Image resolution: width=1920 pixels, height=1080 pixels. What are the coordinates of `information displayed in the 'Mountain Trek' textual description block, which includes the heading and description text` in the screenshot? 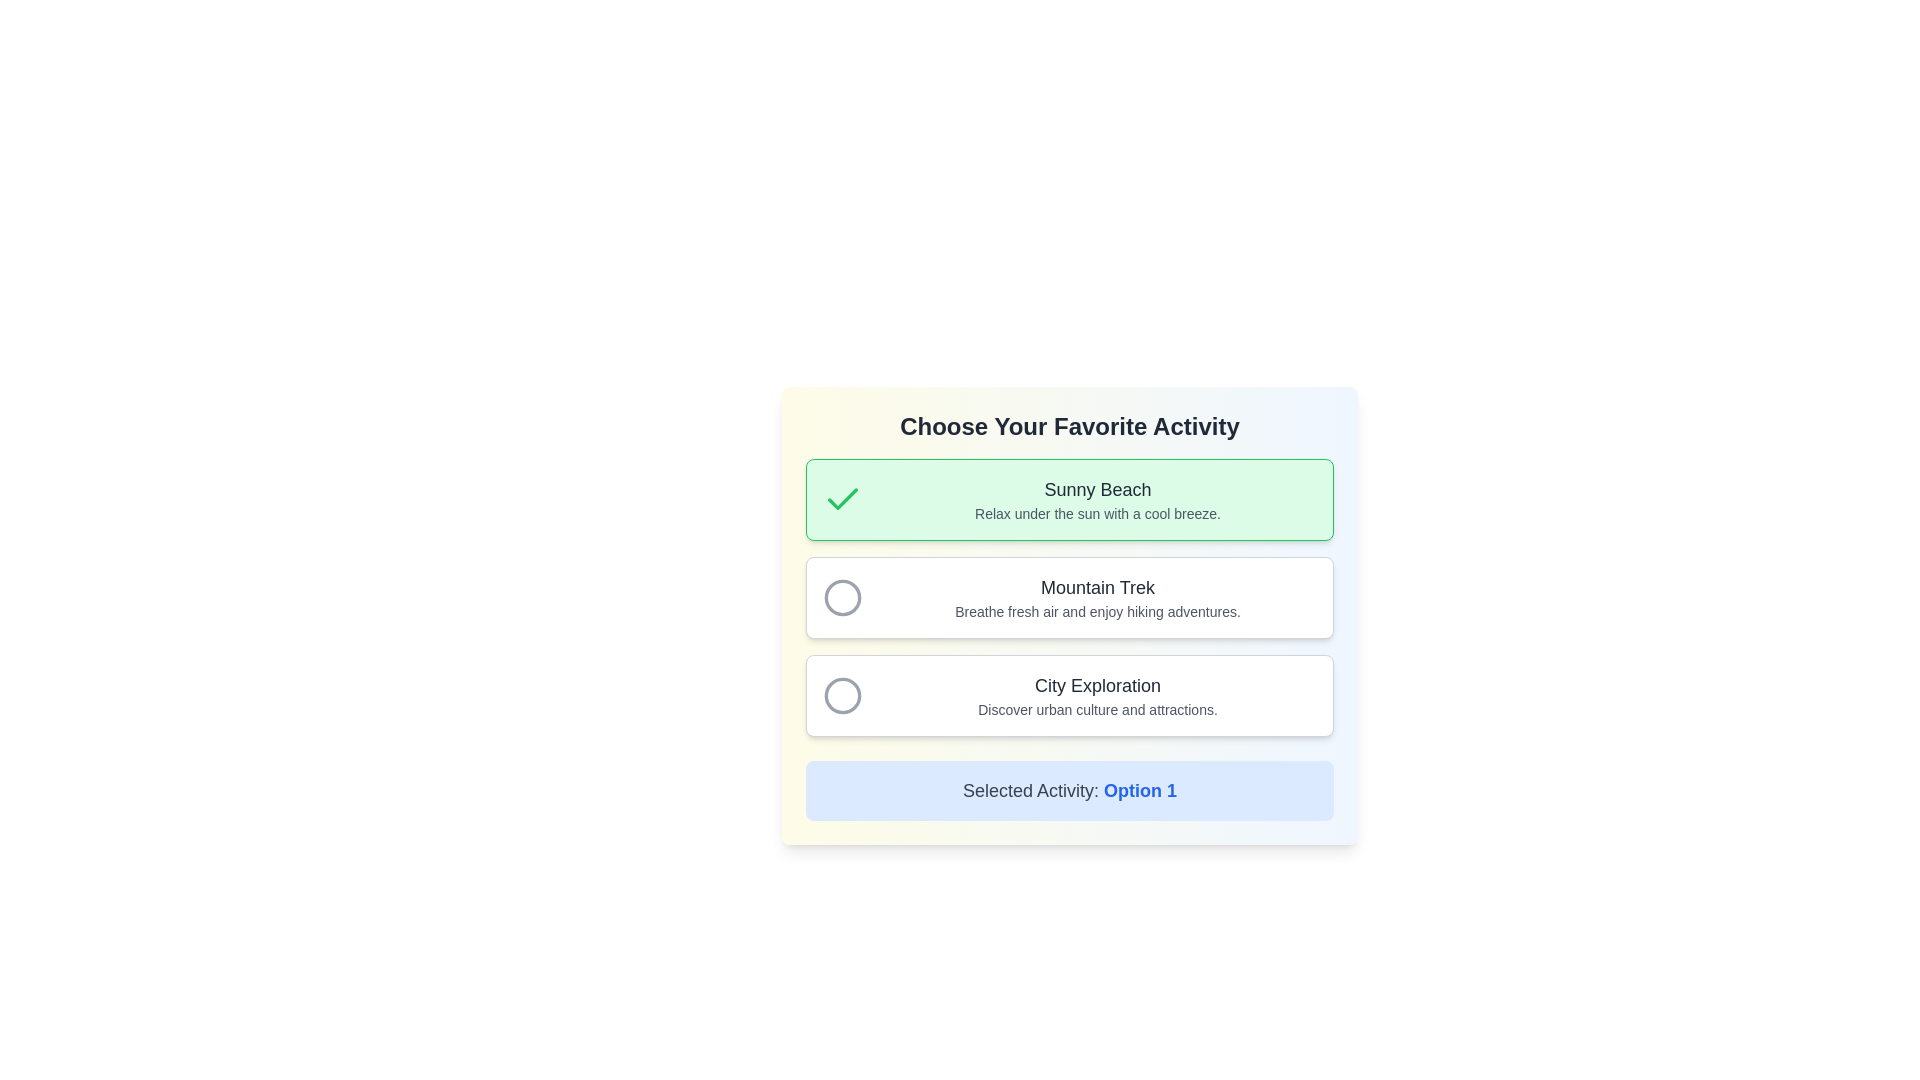 It's located at (1097, 596).